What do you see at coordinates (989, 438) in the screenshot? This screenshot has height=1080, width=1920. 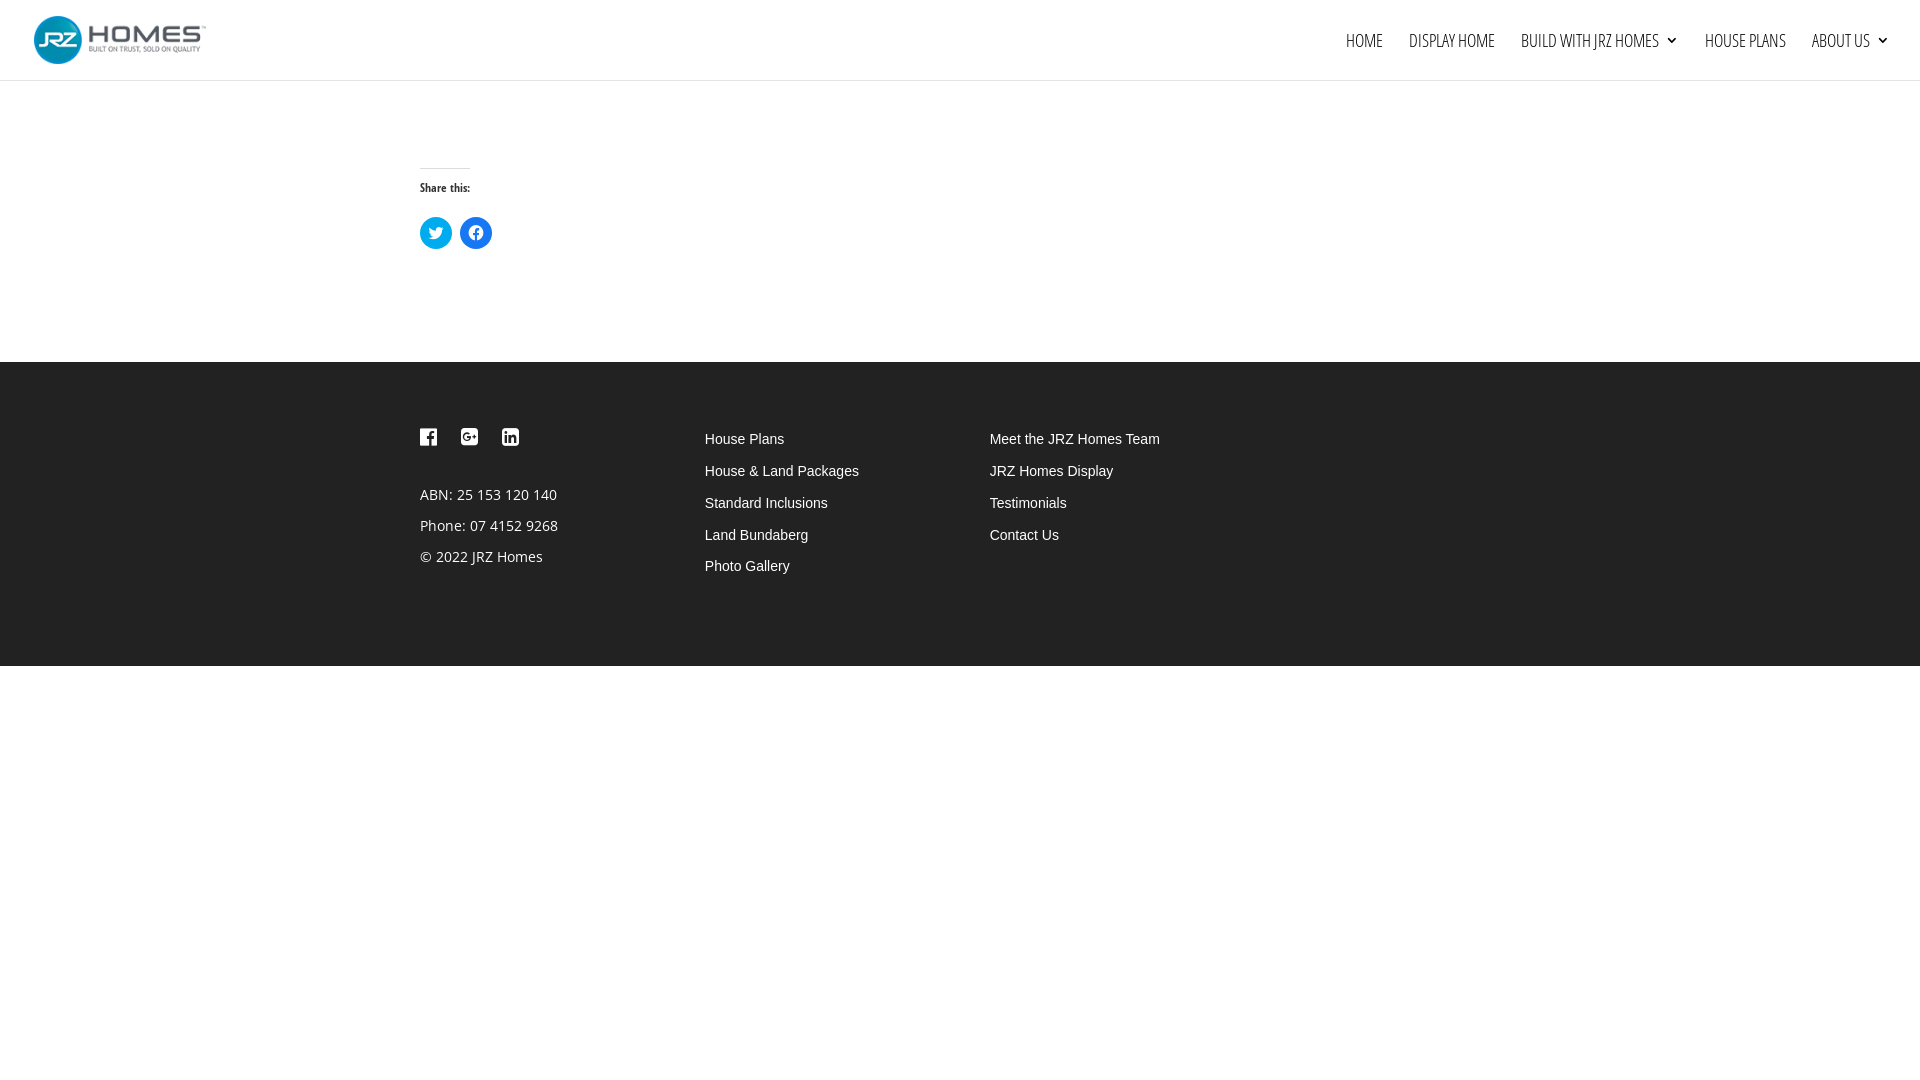 I see `'Meet the JRZ Homes Team'` at bounding box center [989, 438].